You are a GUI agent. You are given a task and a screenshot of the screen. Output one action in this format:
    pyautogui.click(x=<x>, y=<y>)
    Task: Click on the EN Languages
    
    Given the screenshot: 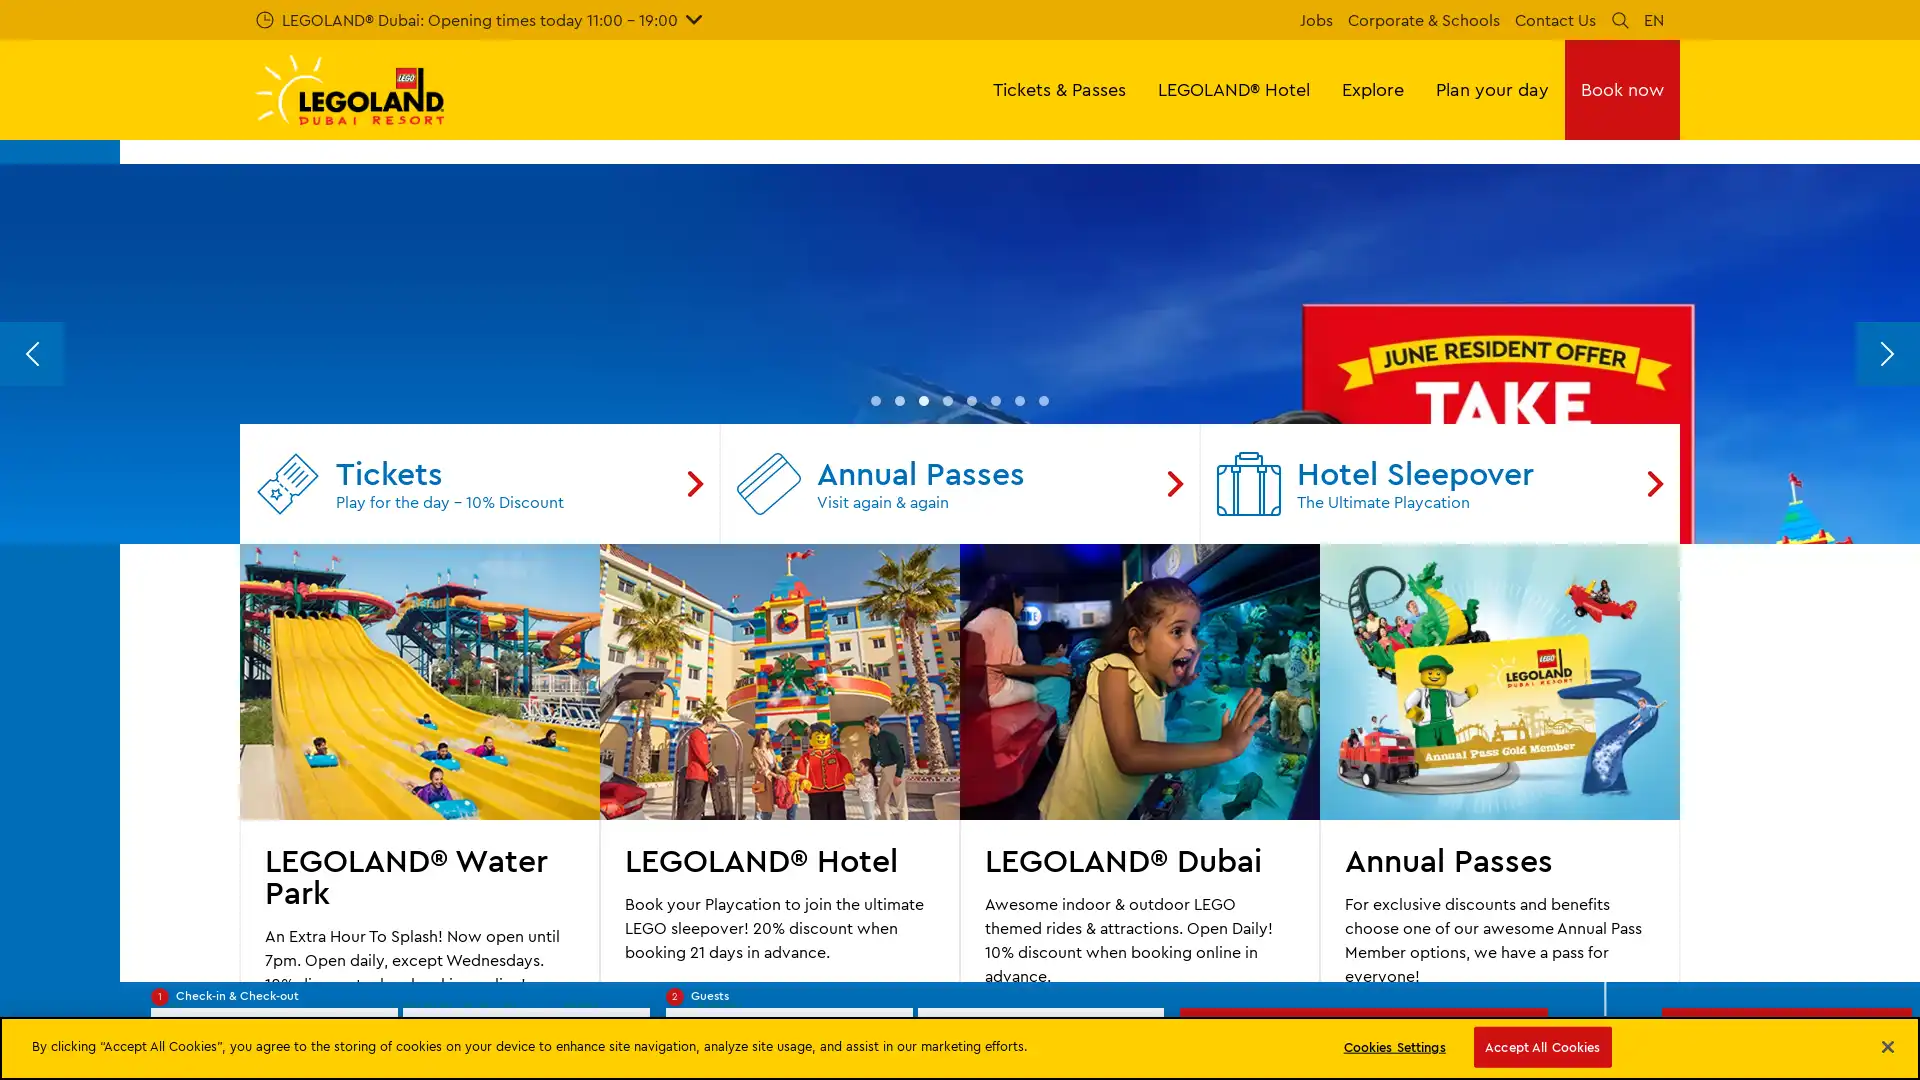 What is the action you would take?
    pyautogui.click(x=1654, y=19)
    